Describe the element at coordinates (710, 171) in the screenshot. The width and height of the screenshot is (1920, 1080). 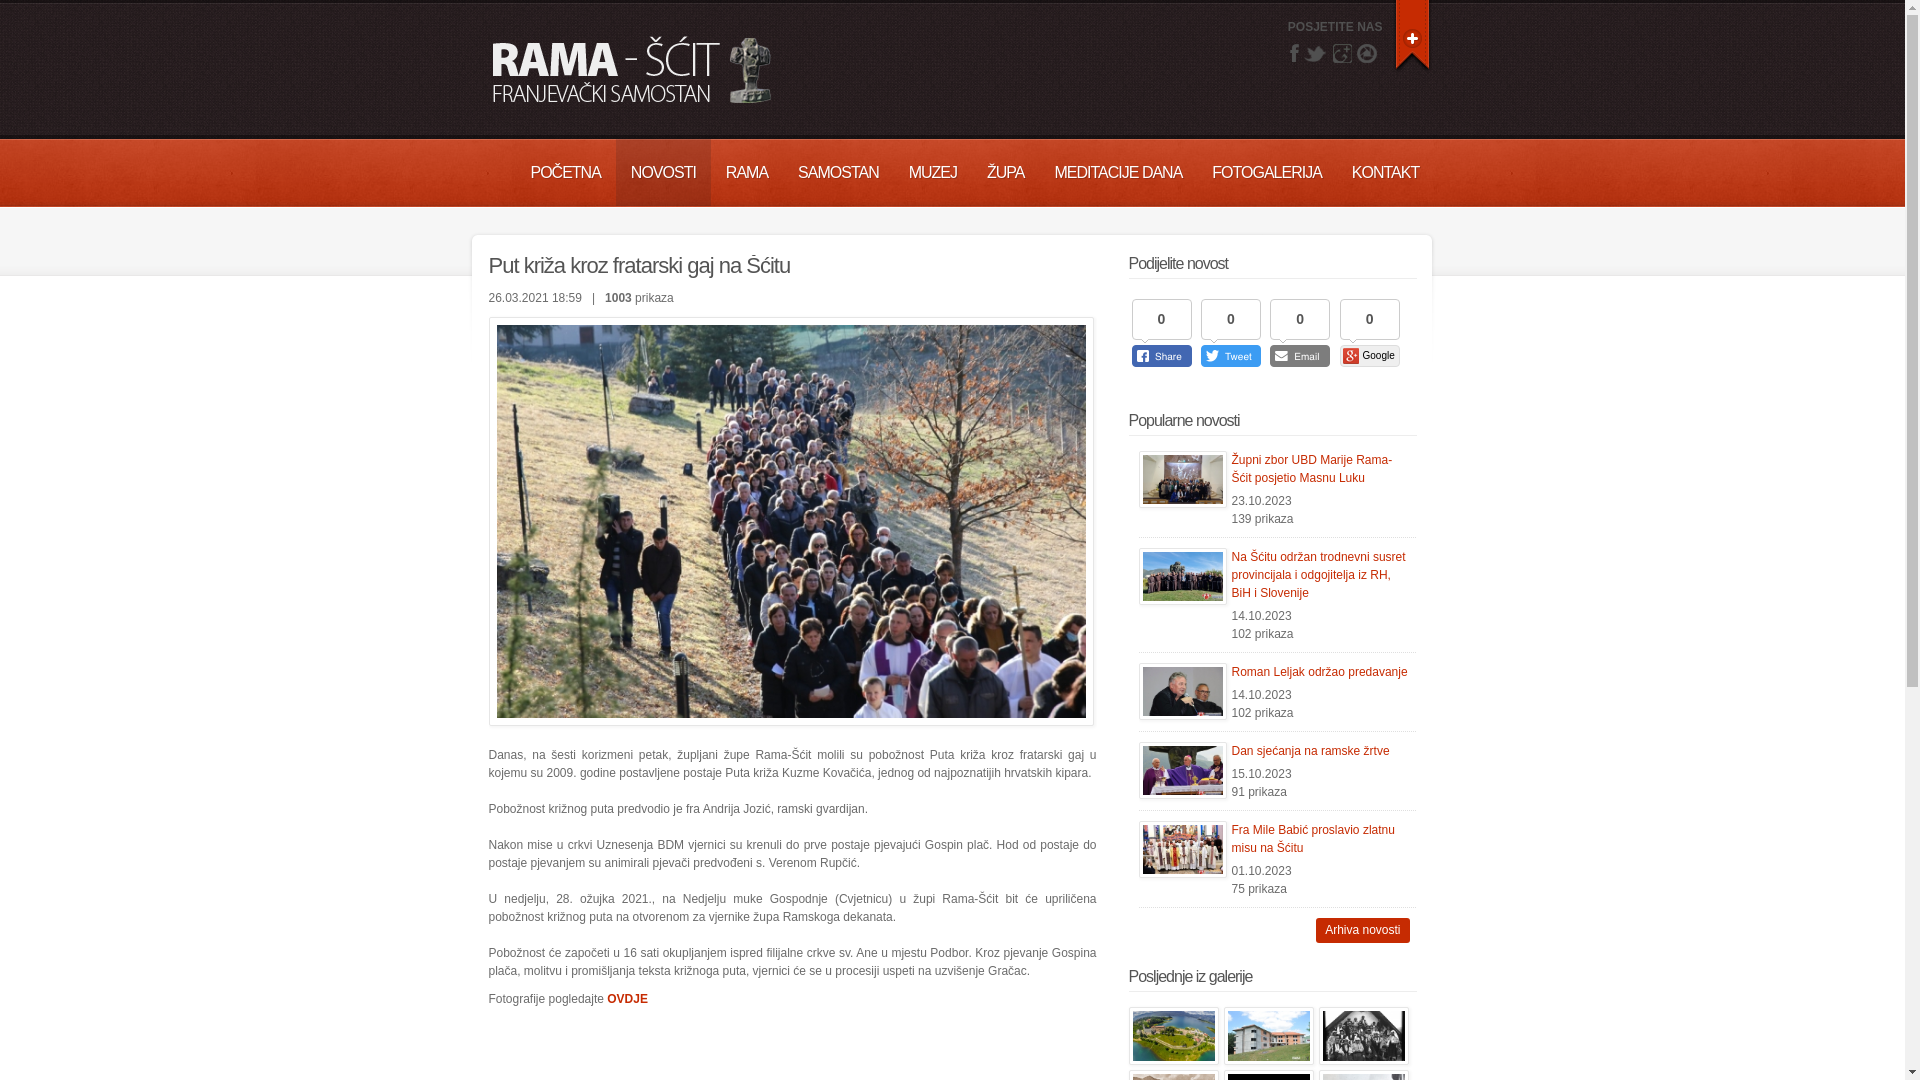
I see `'RAMA'` at that location.